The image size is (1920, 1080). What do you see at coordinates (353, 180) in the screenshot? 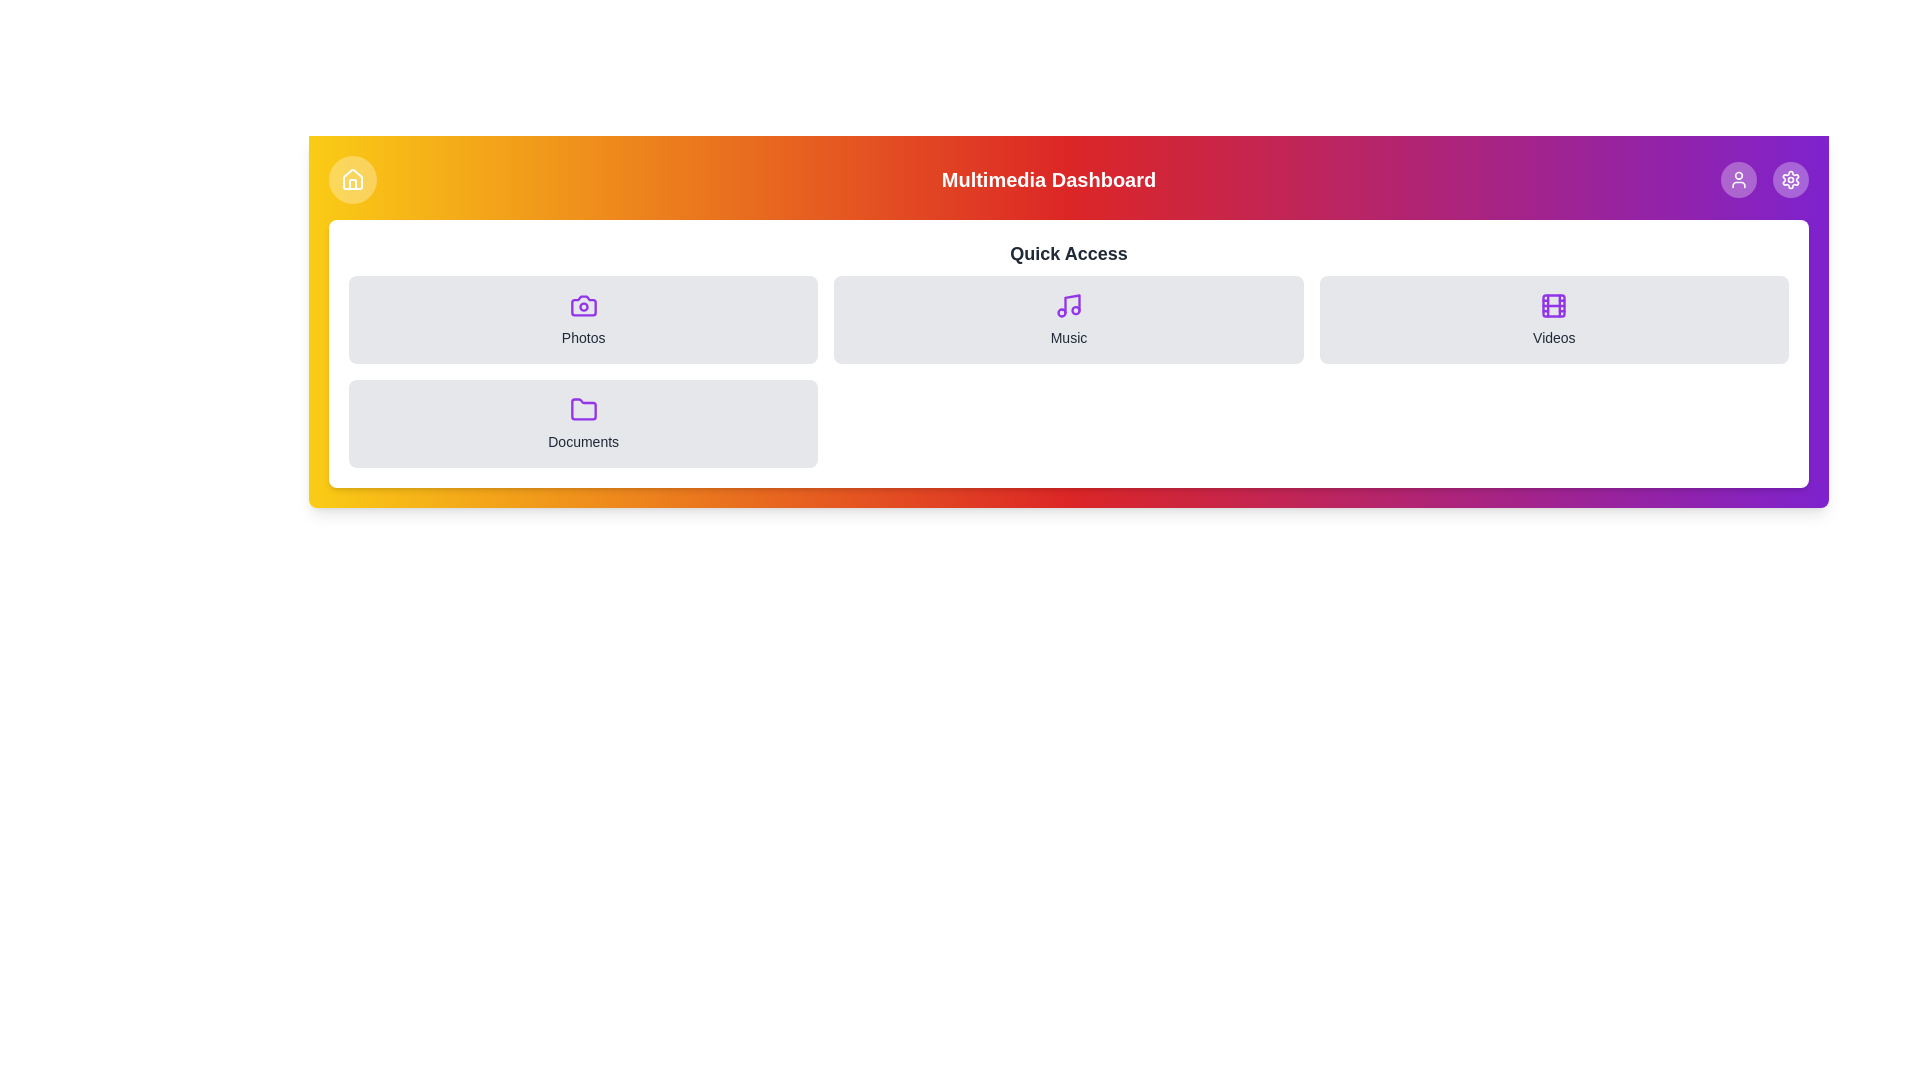
I see `button with the Home icon to toggle the menu visibility` at bounding box center [353, 180].